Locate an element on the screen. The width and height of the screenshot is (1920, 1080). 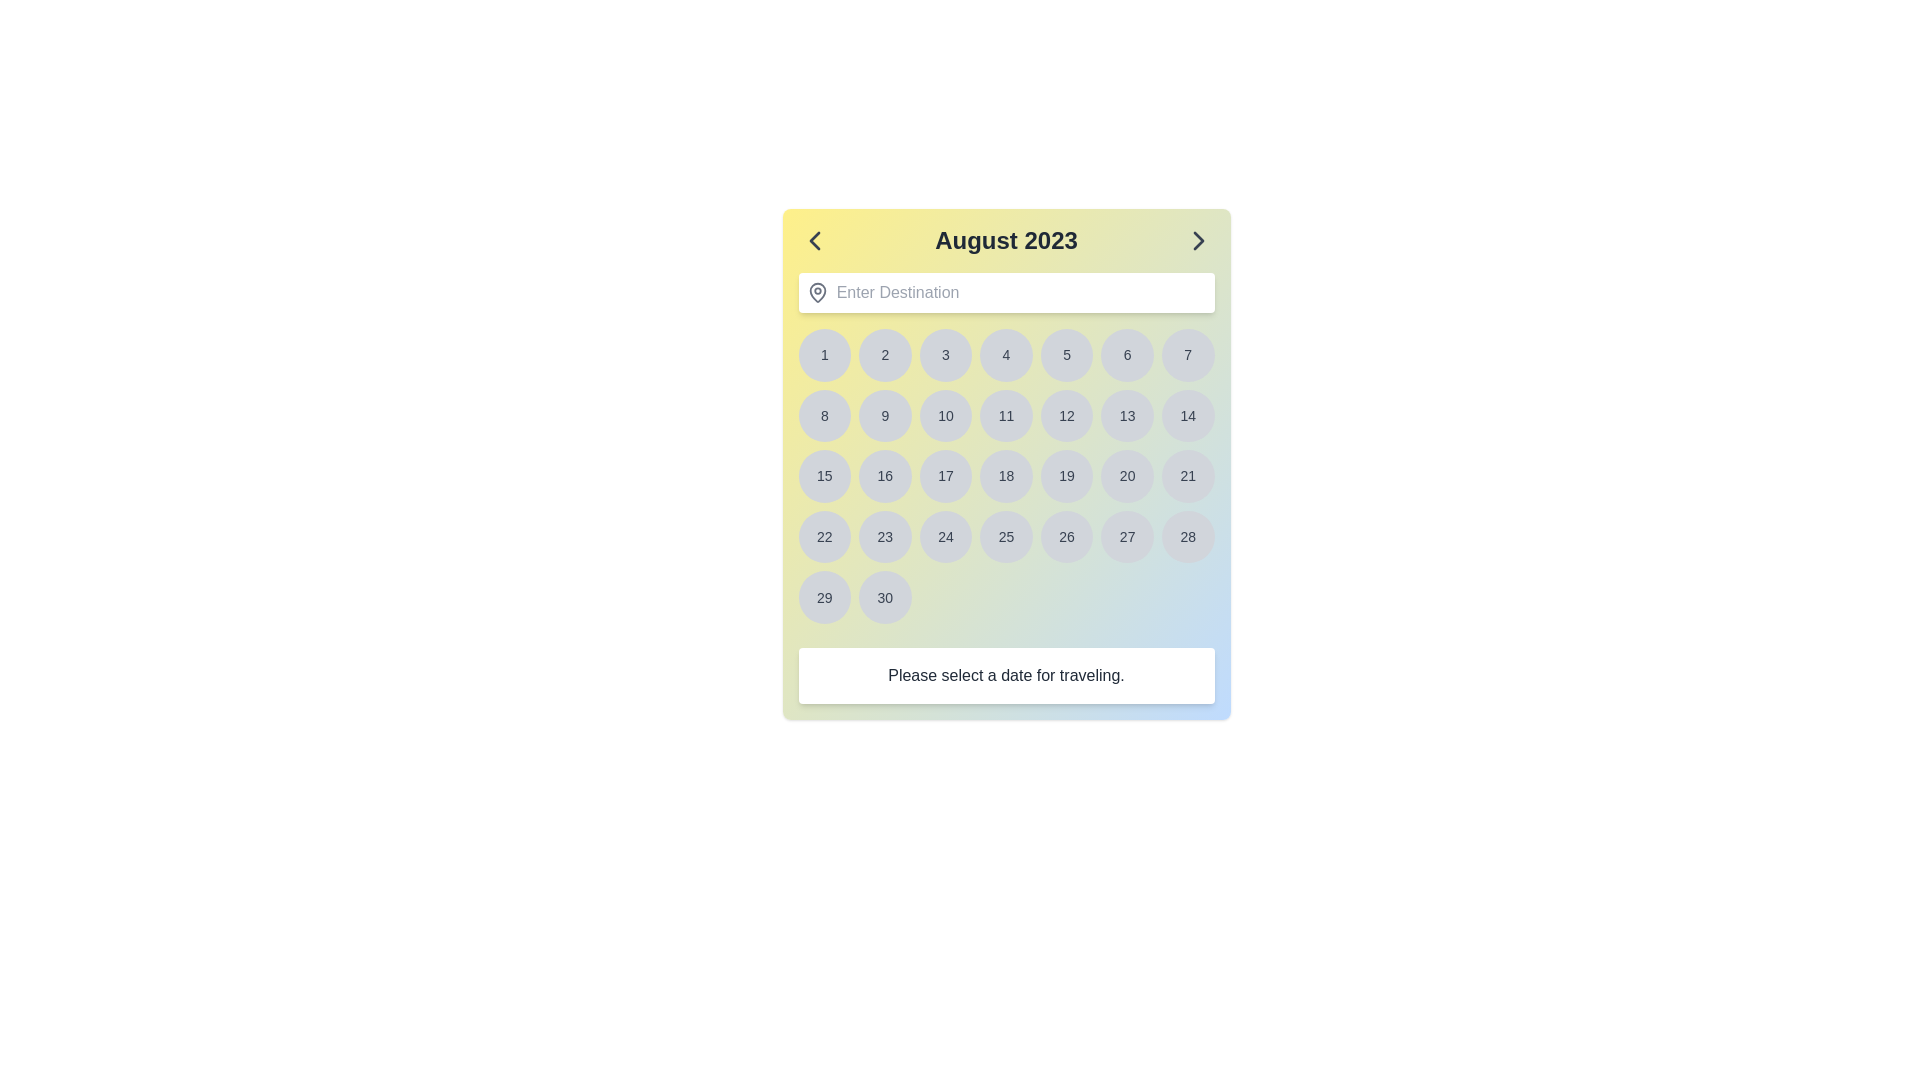
the button representing the date '28' in the calendar is located at coordinates (1188, 535).